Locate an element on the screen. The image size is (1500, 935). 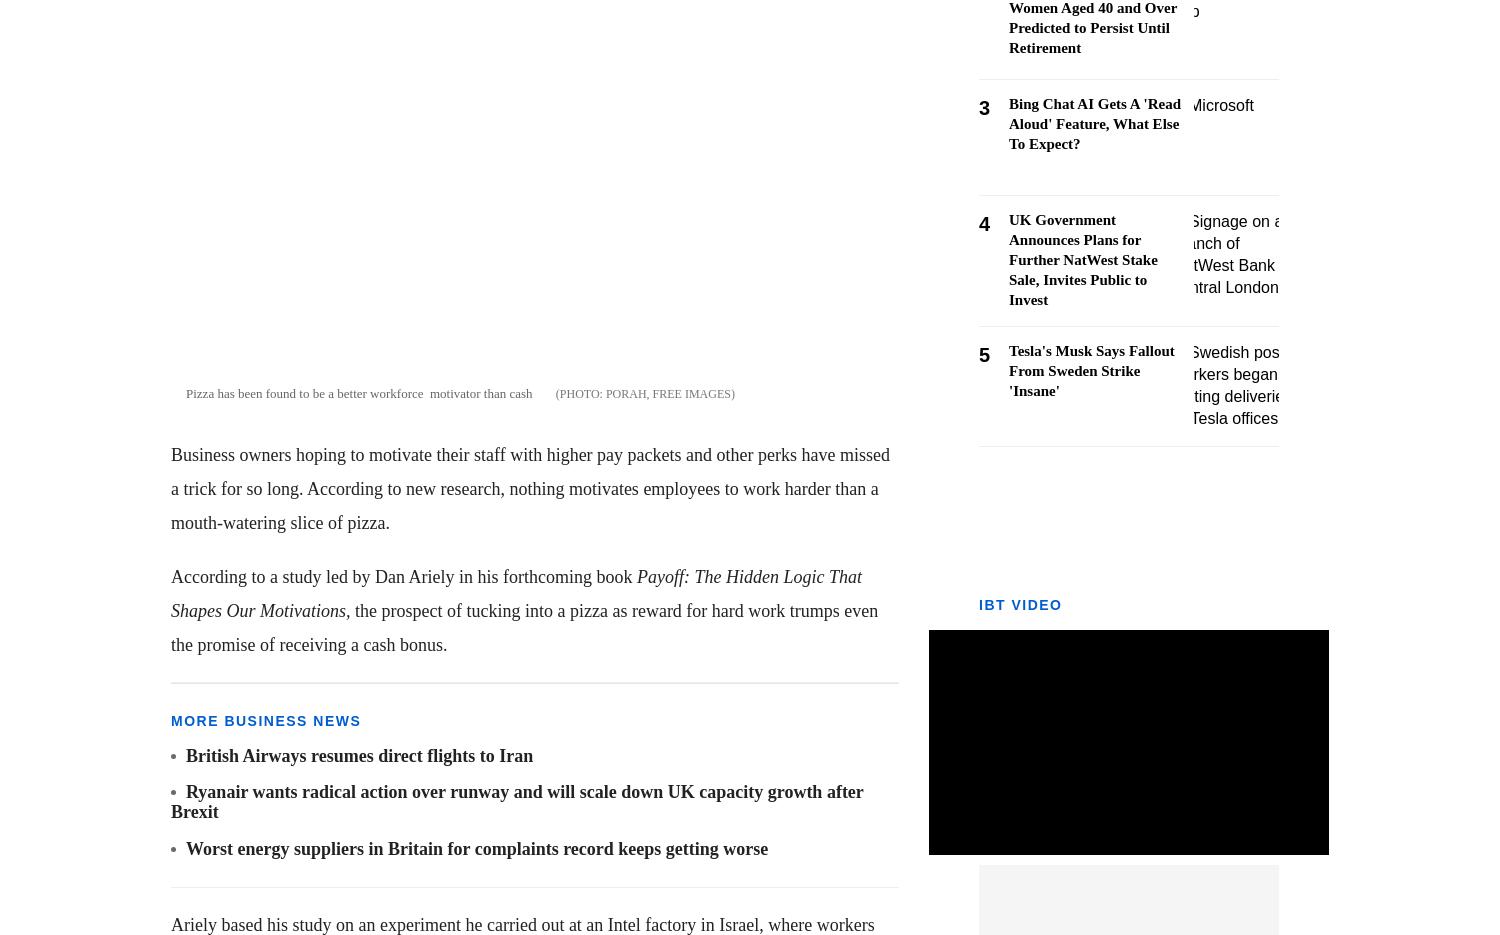
'IBT VIDEO' is located at coordinates (978, 604).